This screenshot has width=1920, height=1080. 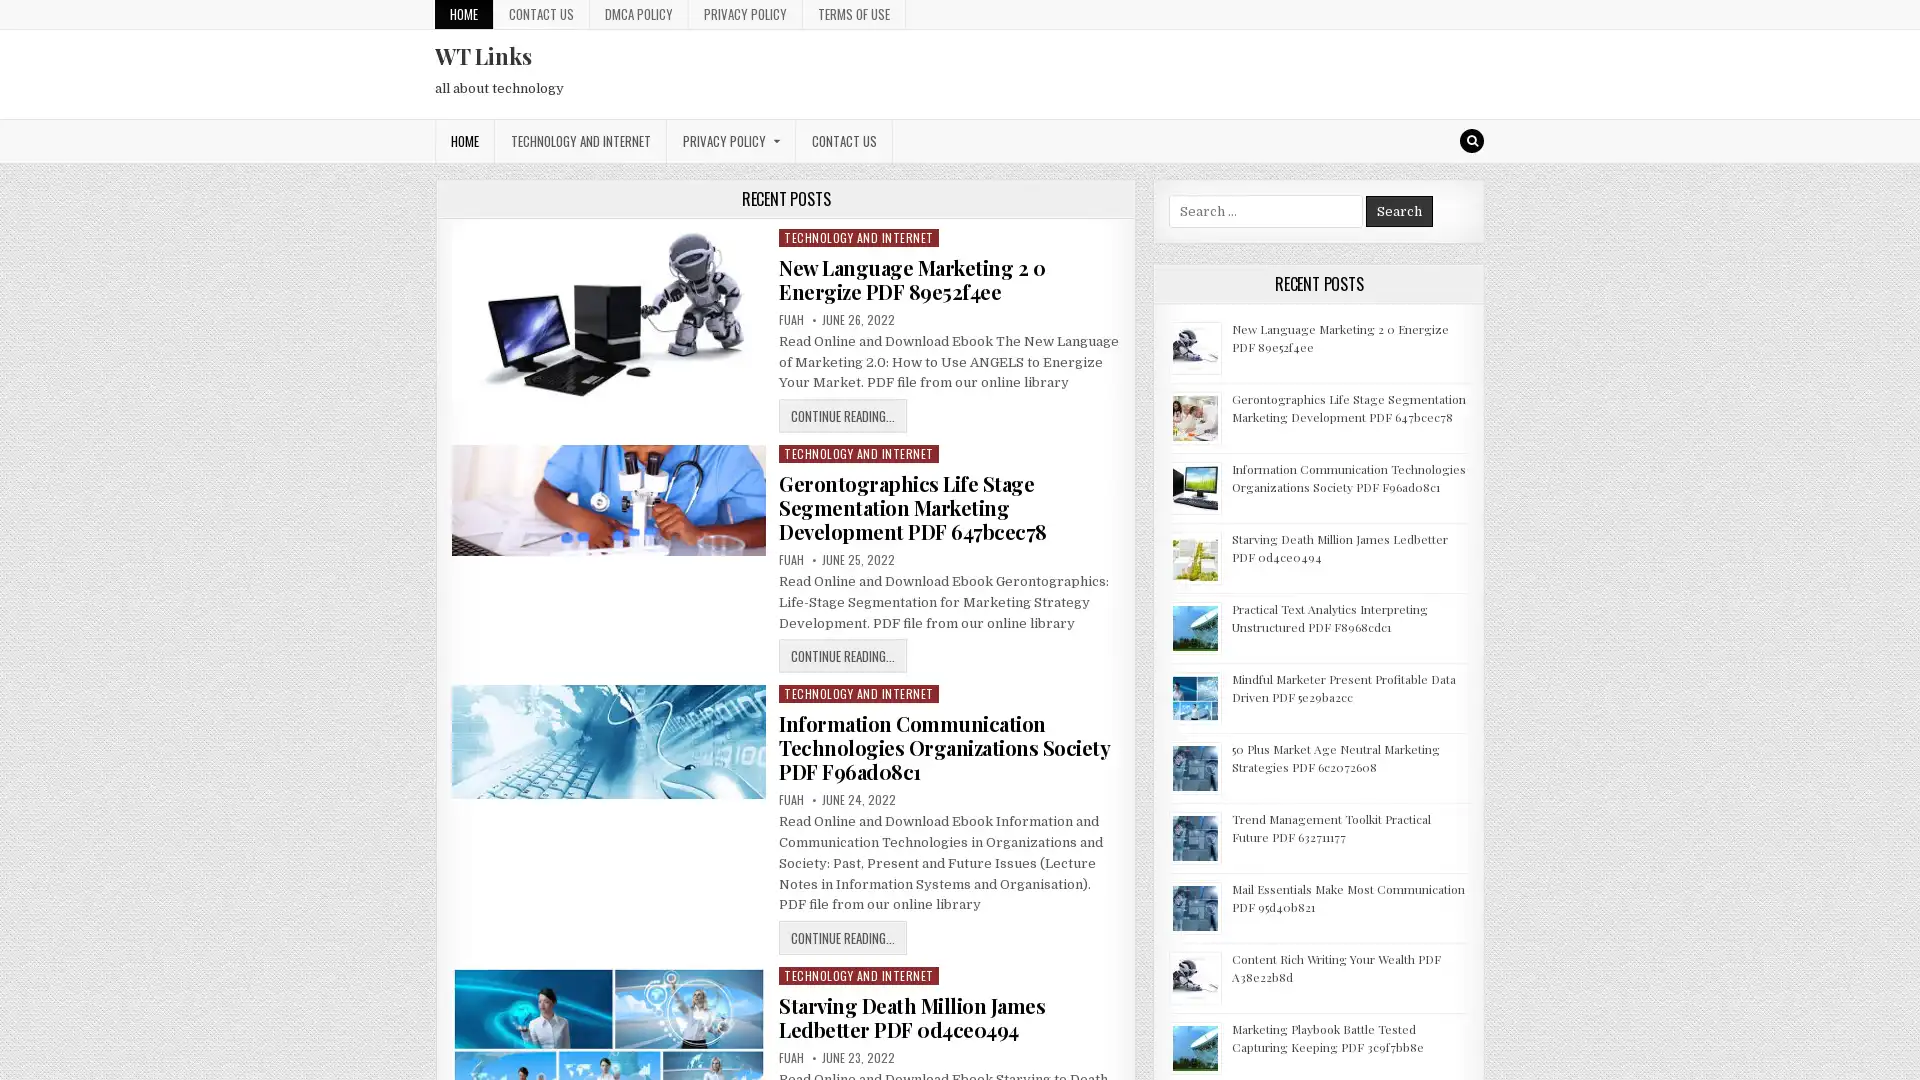 I want to click on Search, so click(x=1398, y=211).